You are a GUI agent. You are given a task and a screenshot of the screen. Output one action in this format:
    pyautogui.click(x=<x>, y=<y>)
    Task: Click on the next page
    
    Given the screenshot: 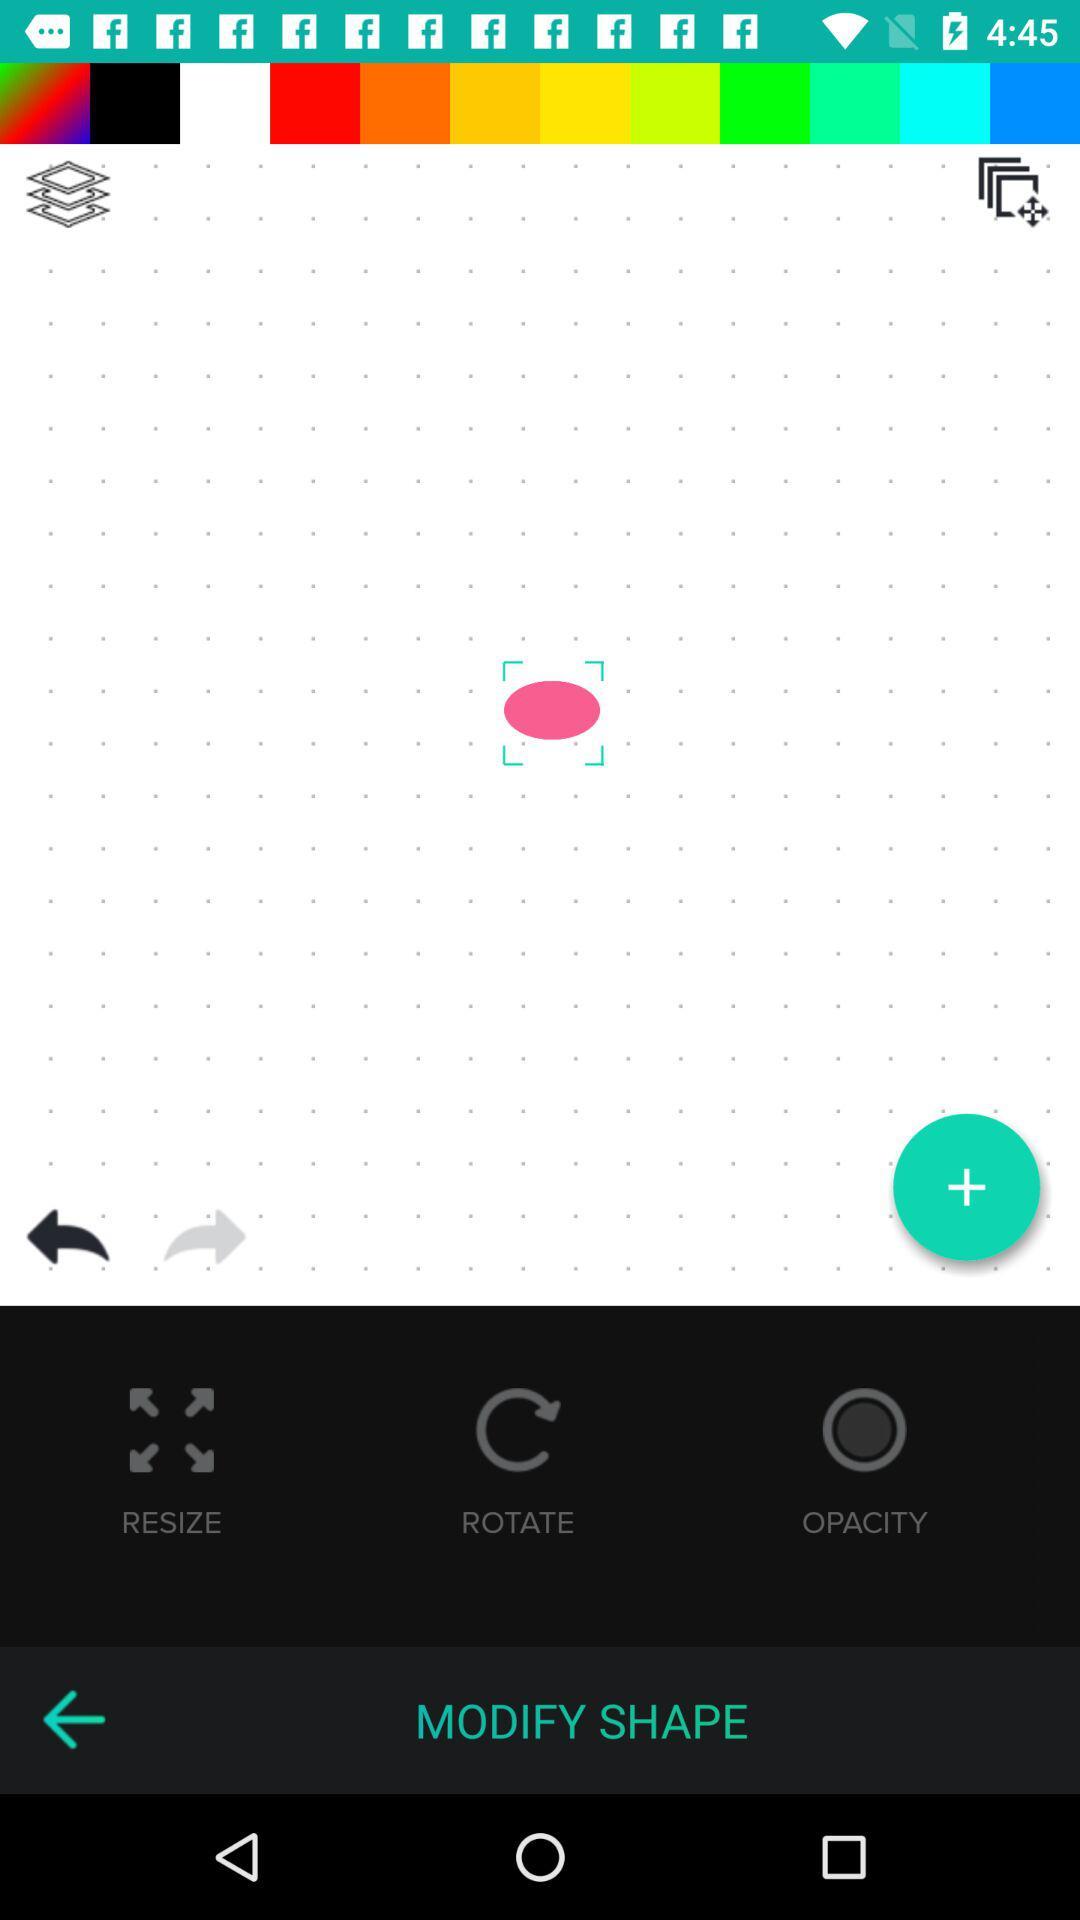 What is the action you would take?
    pyautogui.click(x=204, y=1236)
    